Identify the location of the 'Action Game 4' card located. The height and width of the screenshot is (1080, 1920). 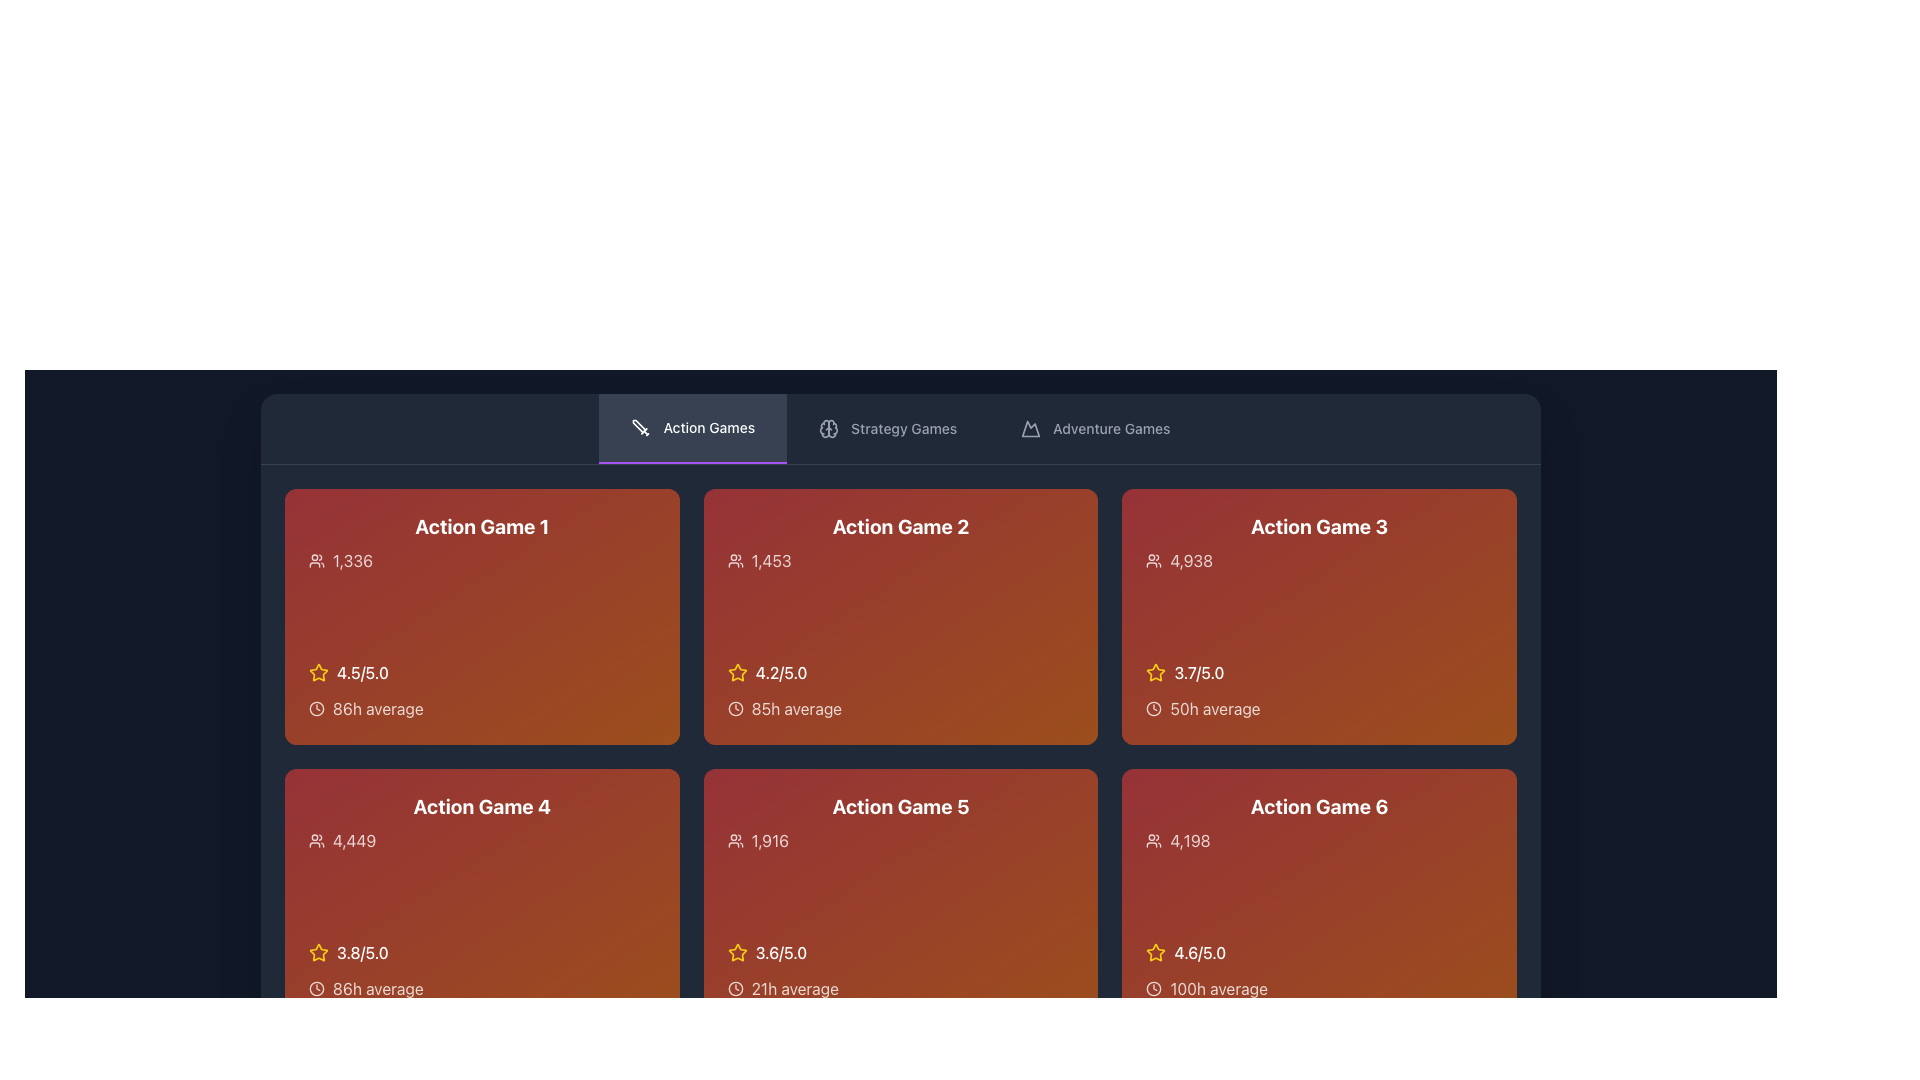
(482, 896).